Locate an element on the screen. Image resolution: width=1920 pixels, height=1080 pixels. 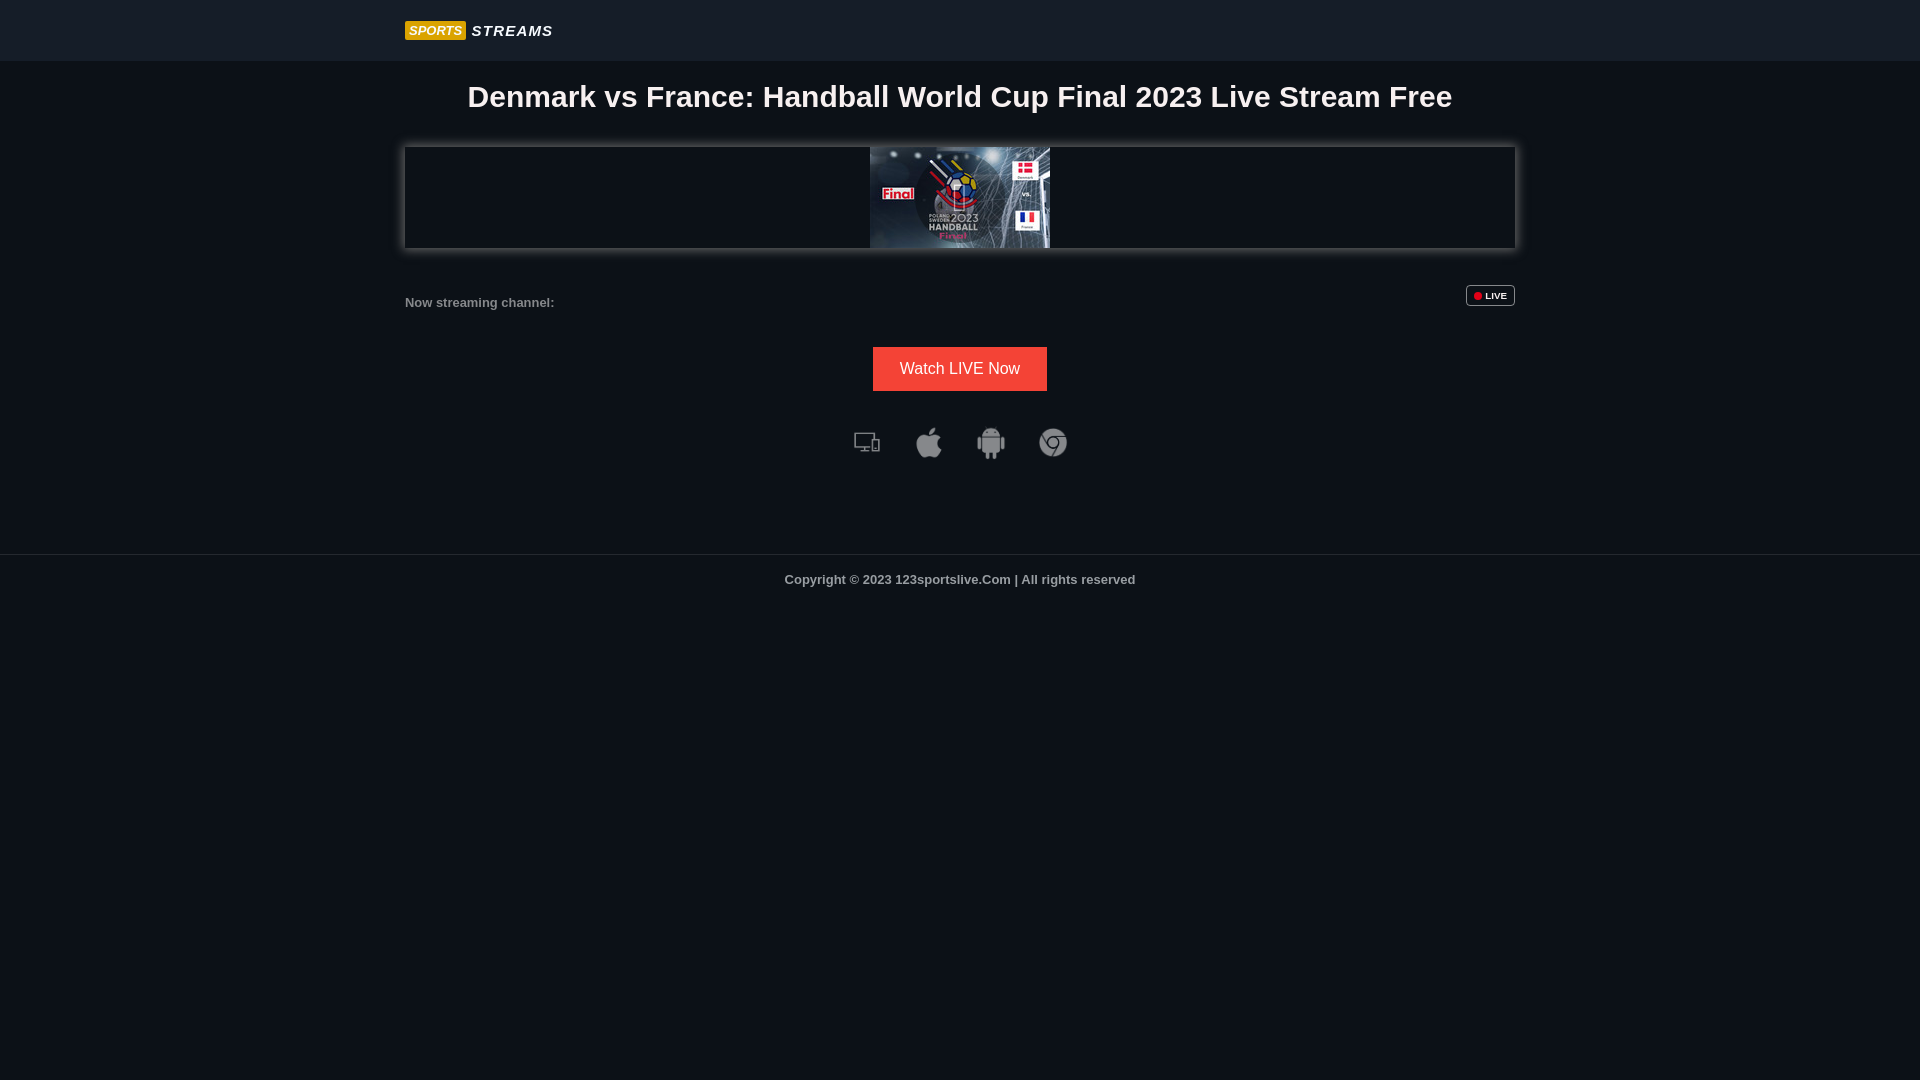
'SPORTS STREAMS' is located at coordinates (403, 30).